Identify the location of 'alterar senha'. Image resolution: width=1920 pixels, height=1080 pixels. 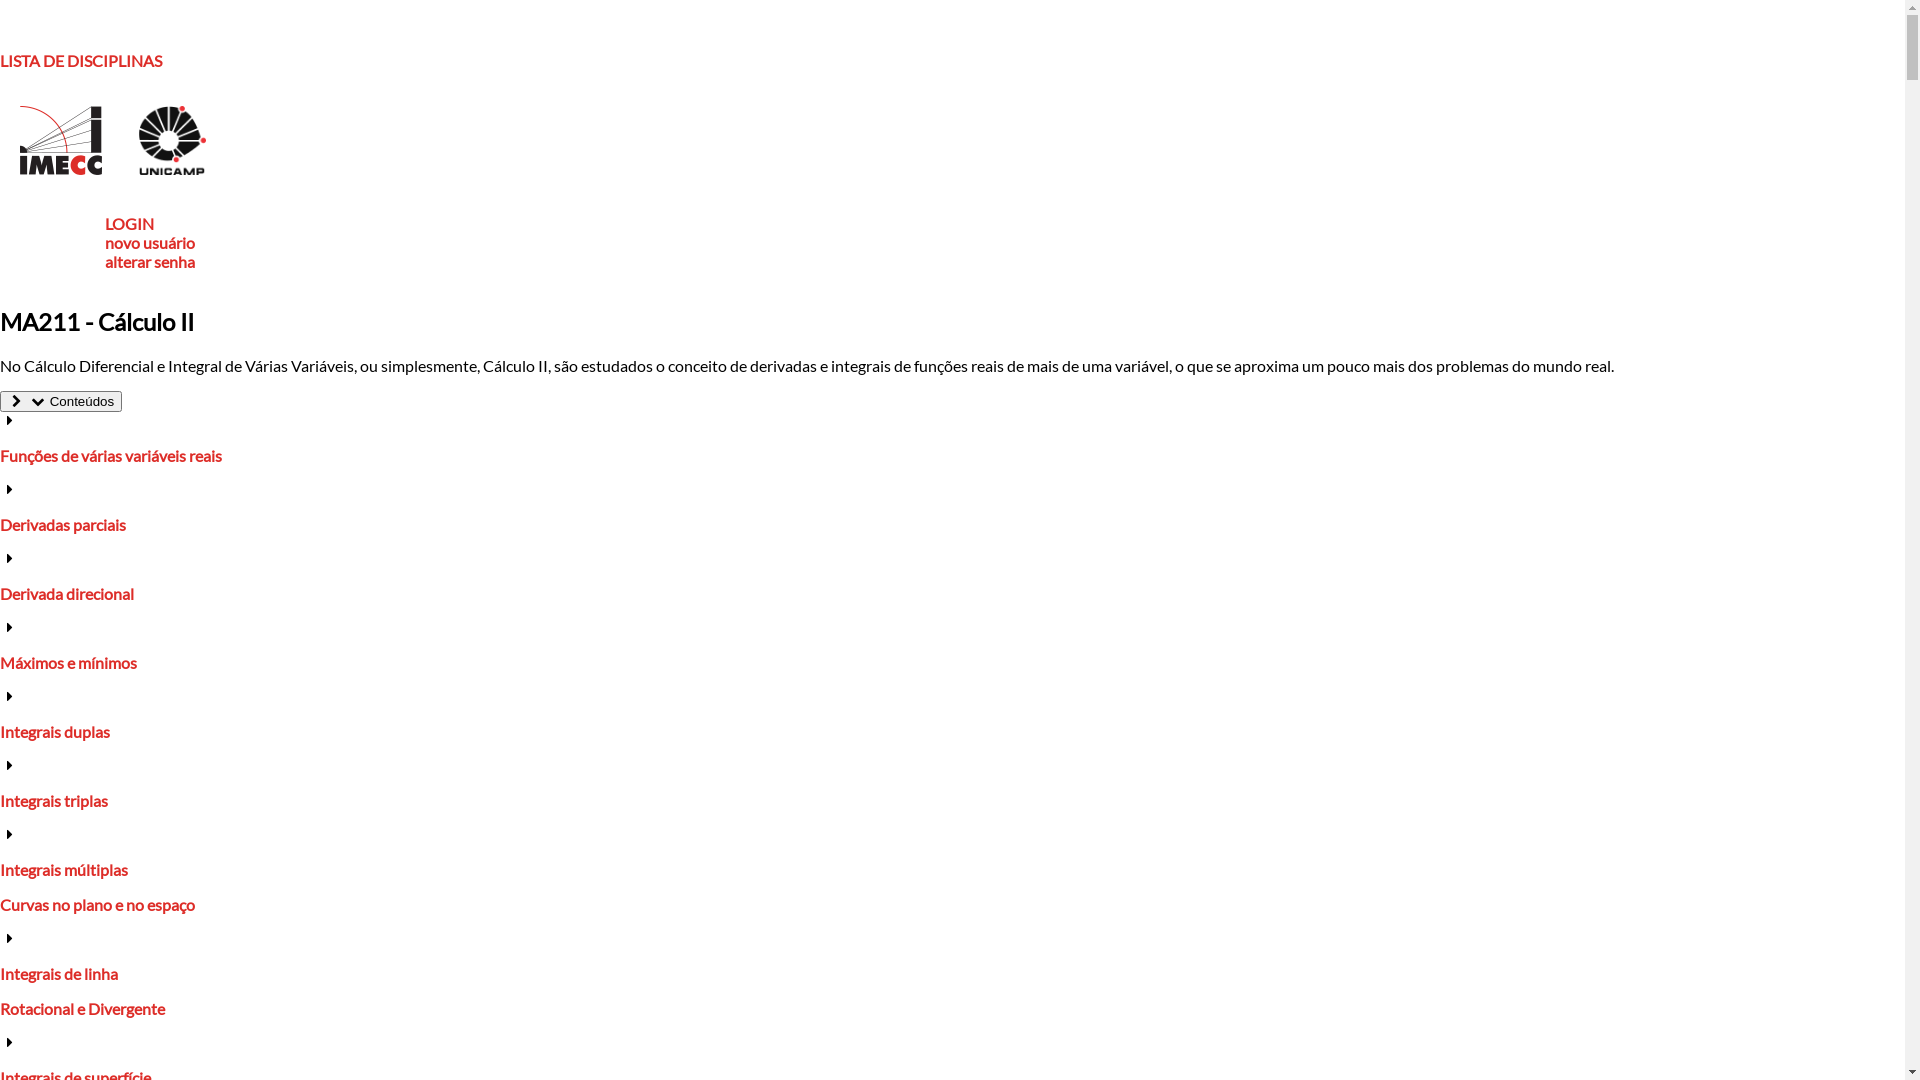
(148, 260).